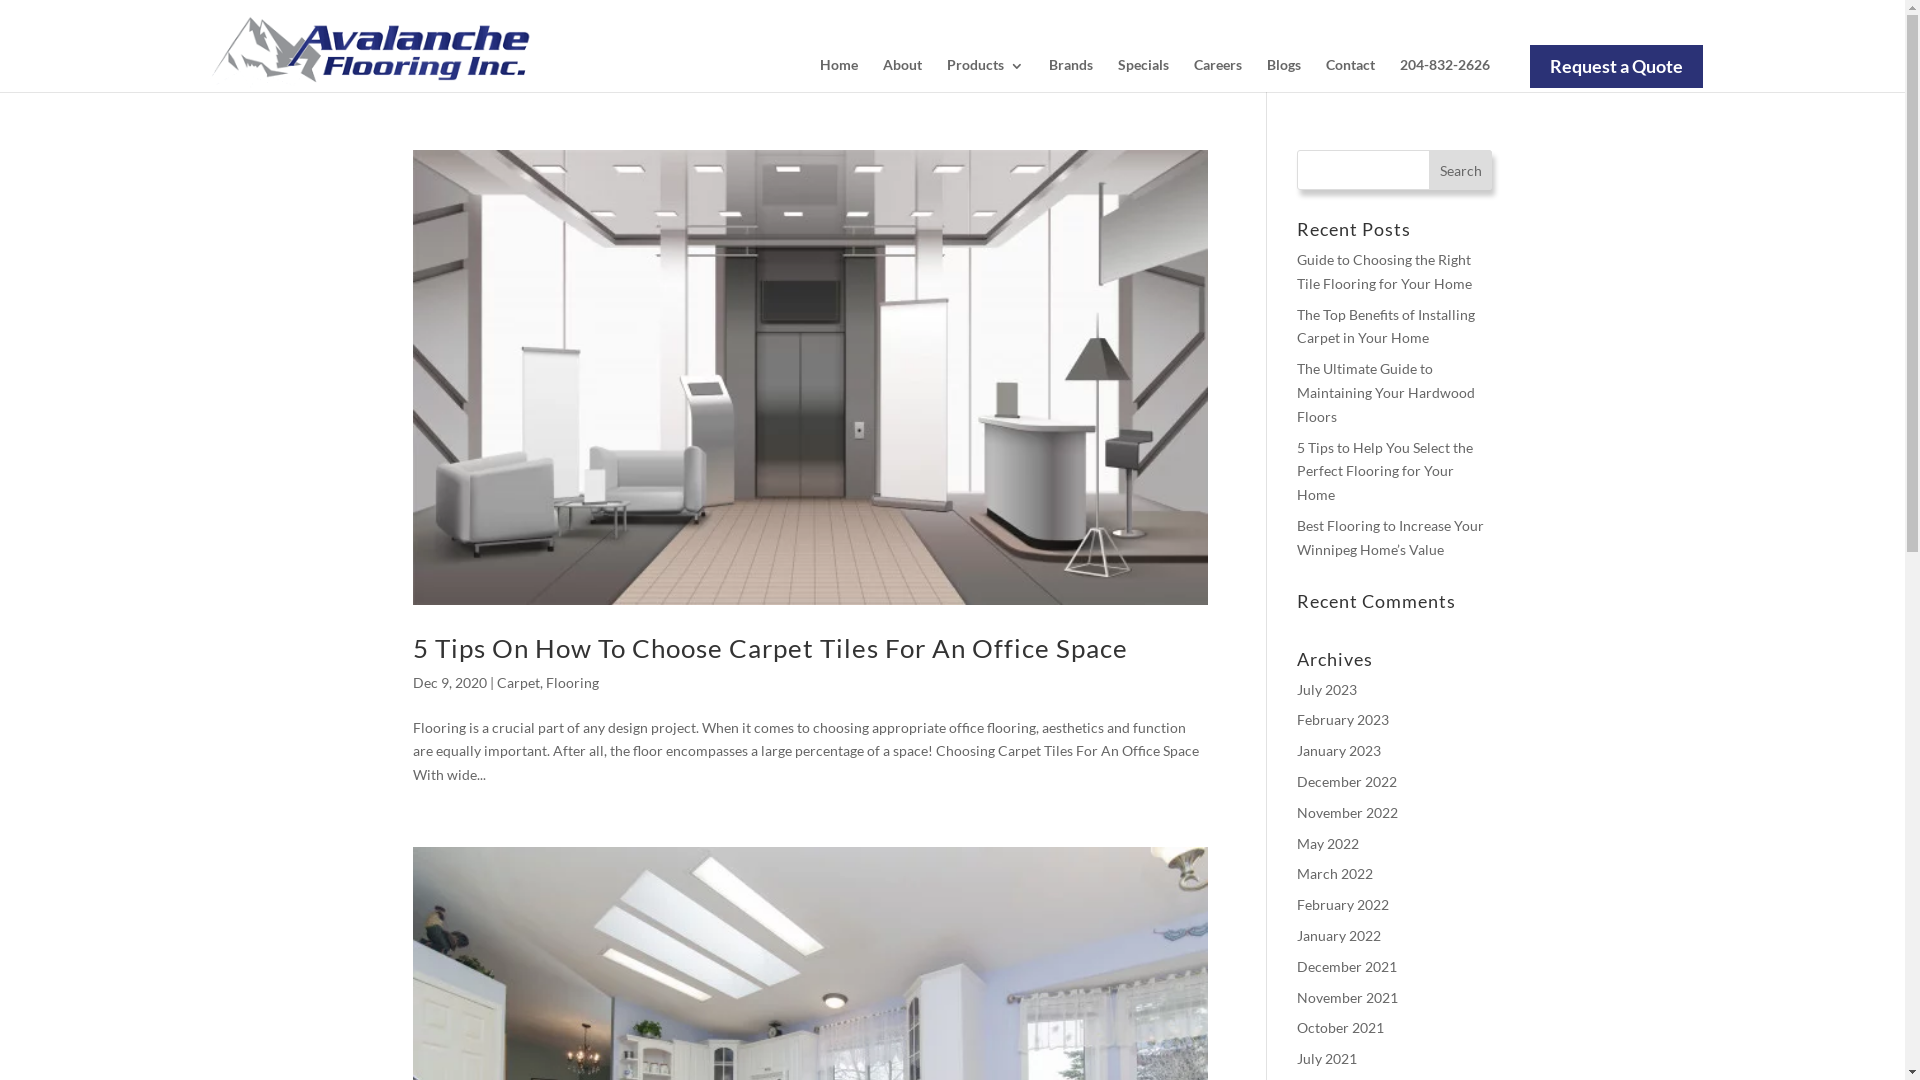 This screenshot has height=1080, width=1920. I want to click on 'The Ultimate Guide to Maintaining Your Hardwood Floors', so click(1385, 392).